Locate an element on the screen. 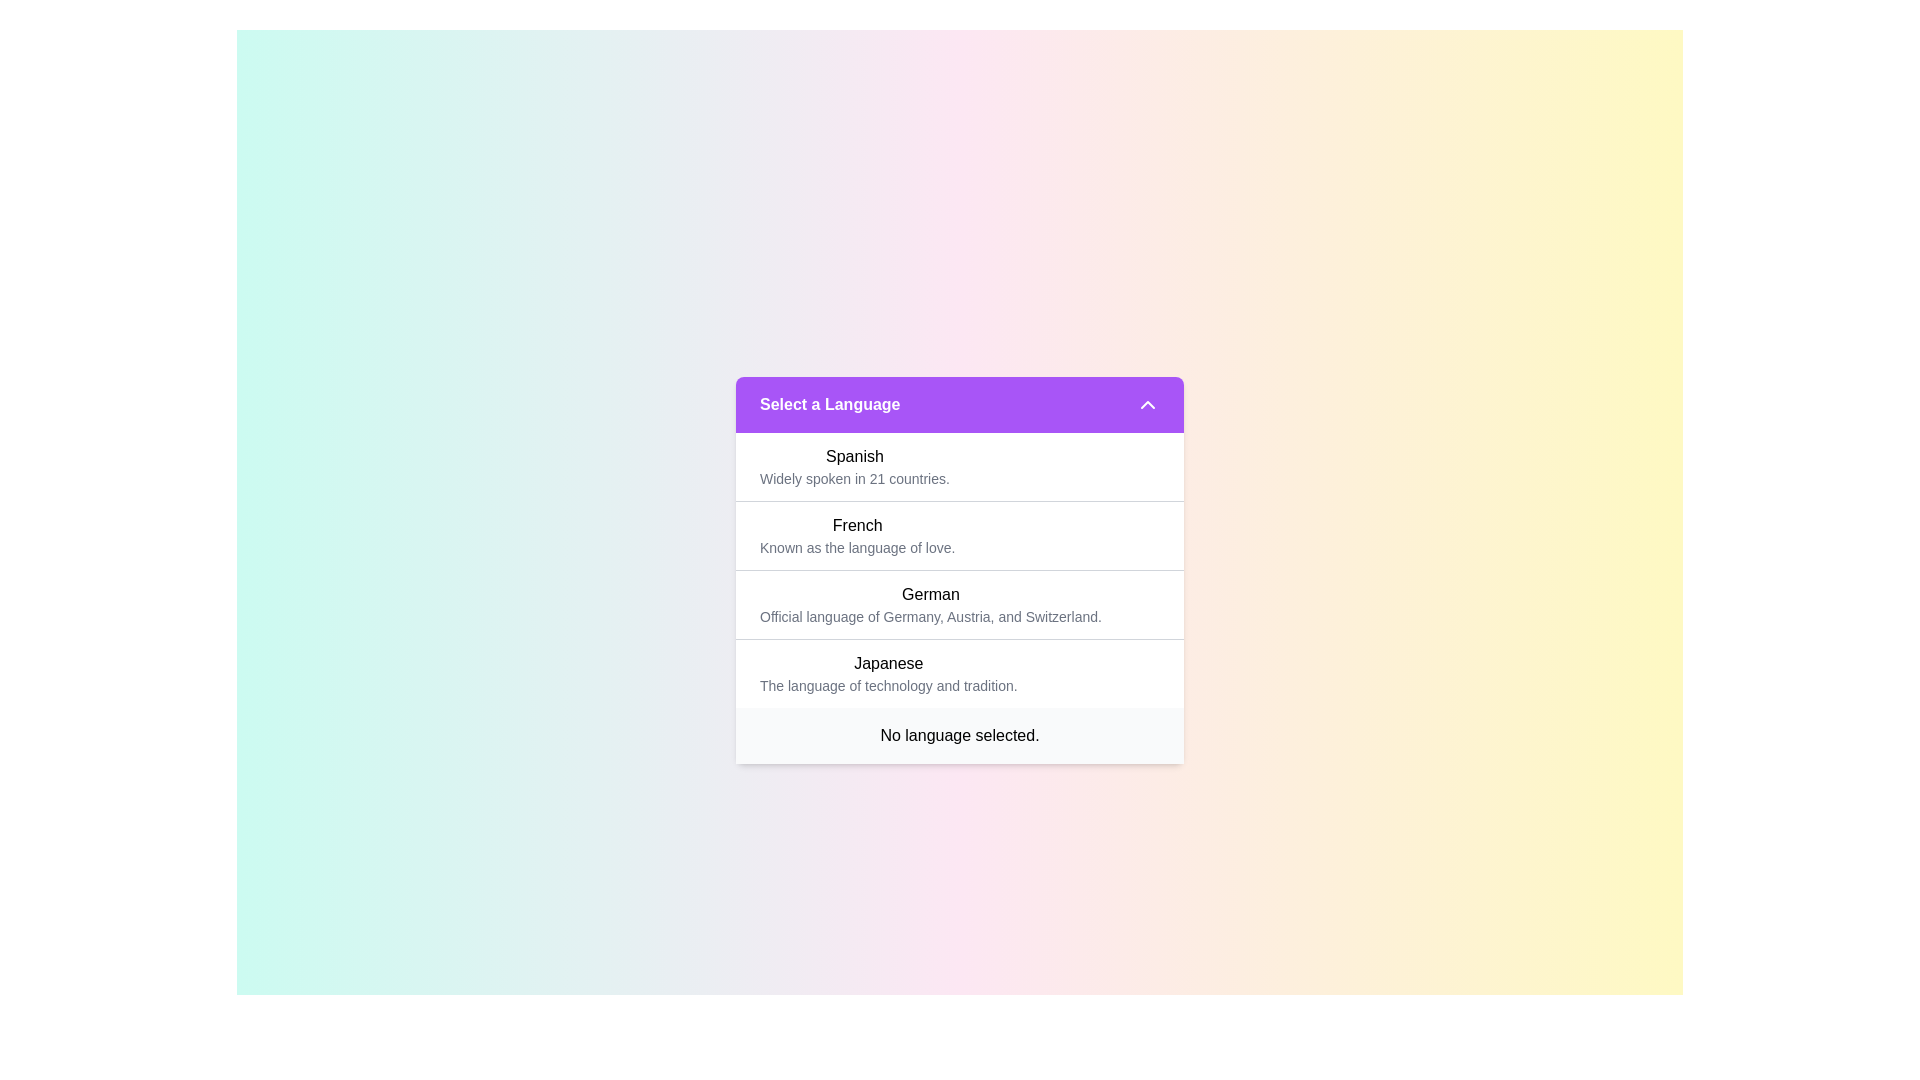  the selectable list item displaying 'German', which is positioned third in the vertical list of language options is located at coordinates (960, 603).